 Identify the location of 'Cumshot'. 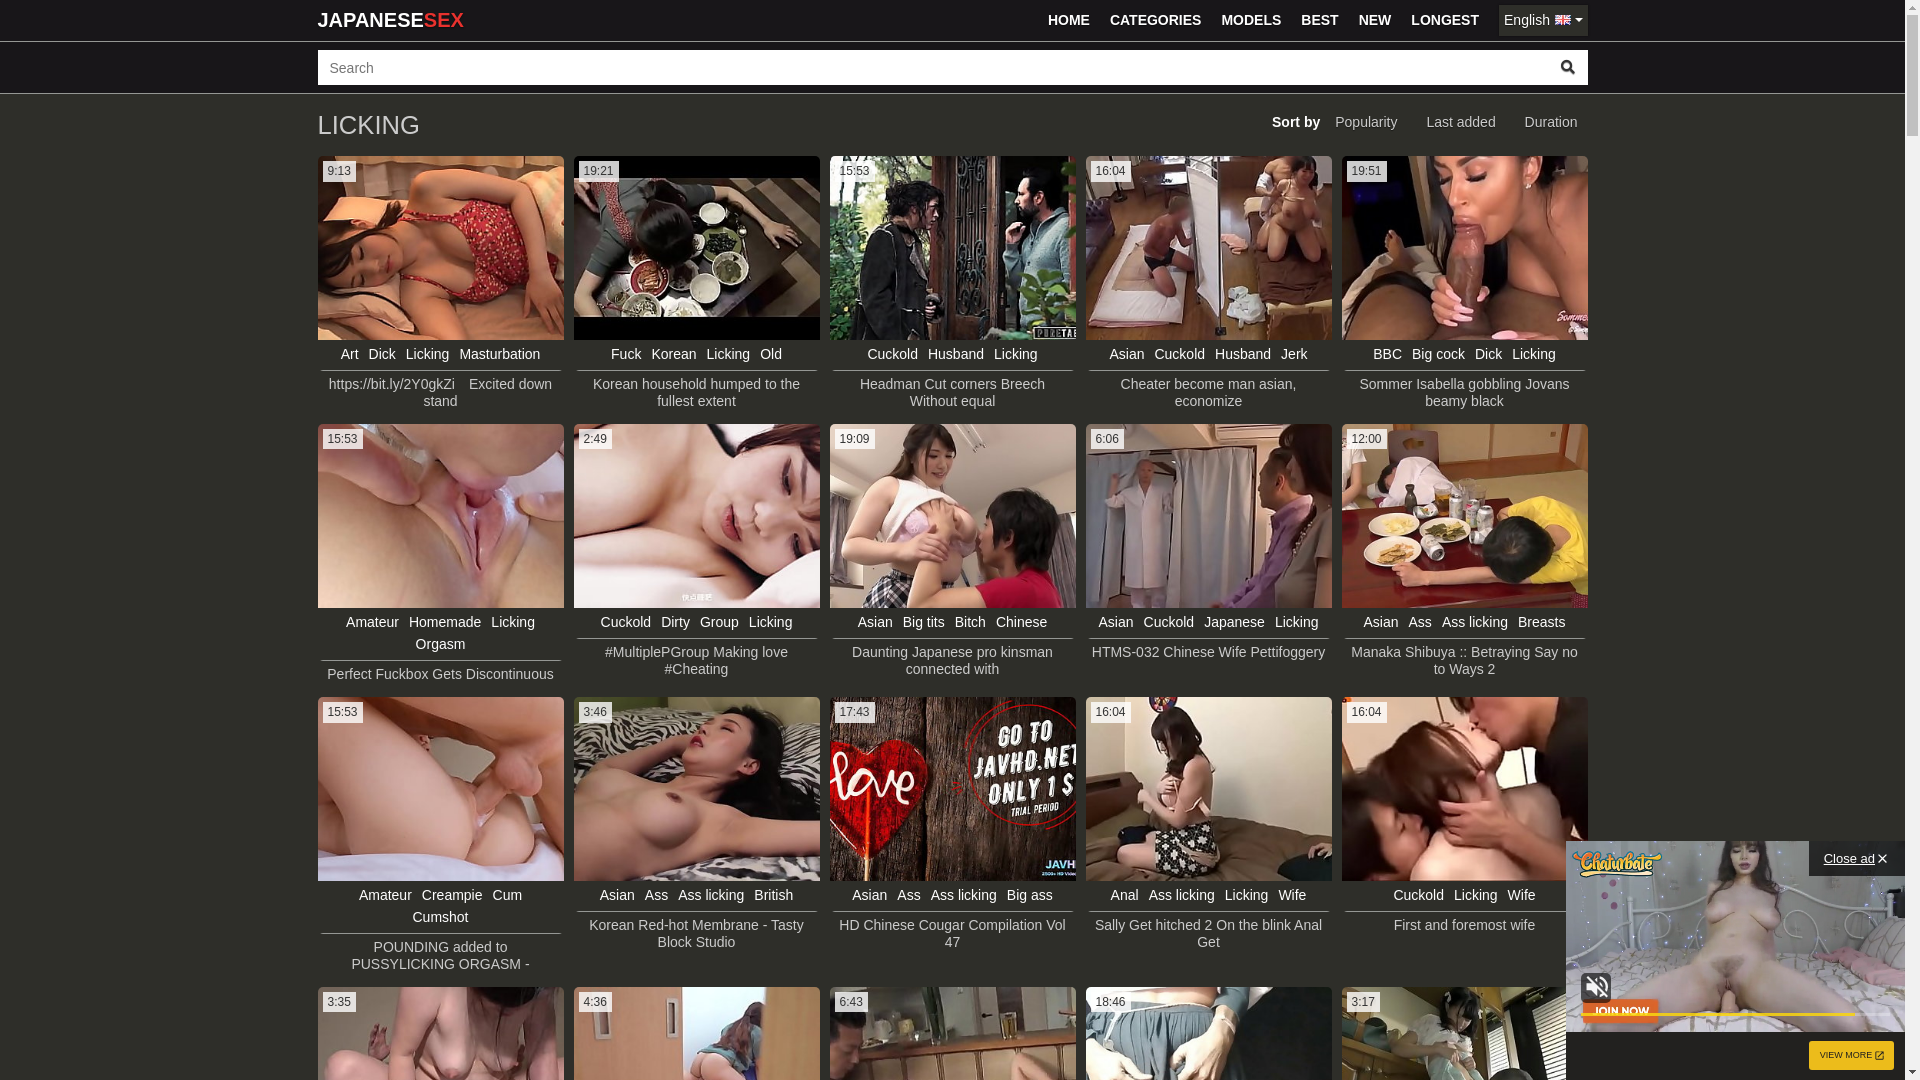
(439, 917).